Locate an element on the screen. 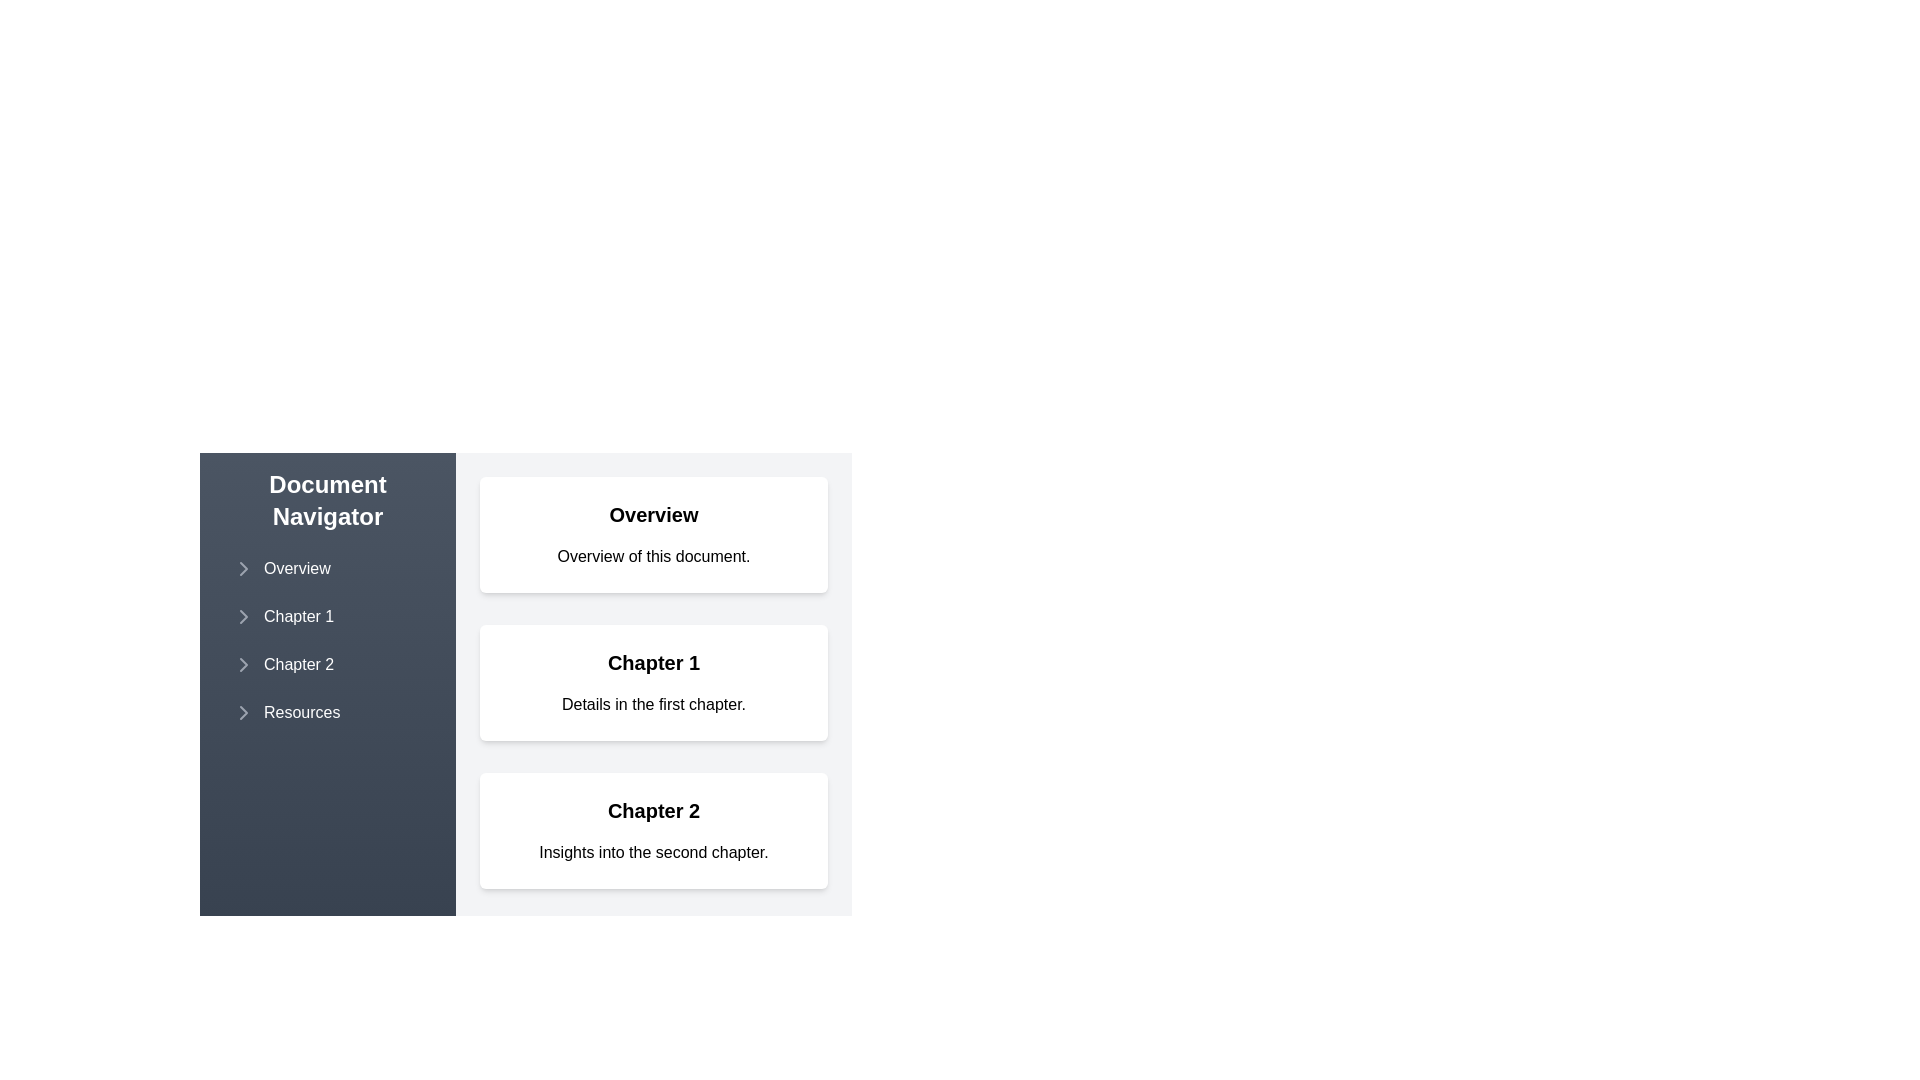 This screenshot has height=1080, width=1920. an item in the 'Document Navigator' sidebar, which contains navigation links labeled 'Overview', 'Chapter 1', 'Chapter 2', and 'Resources' is located at coordinates (327, 640).